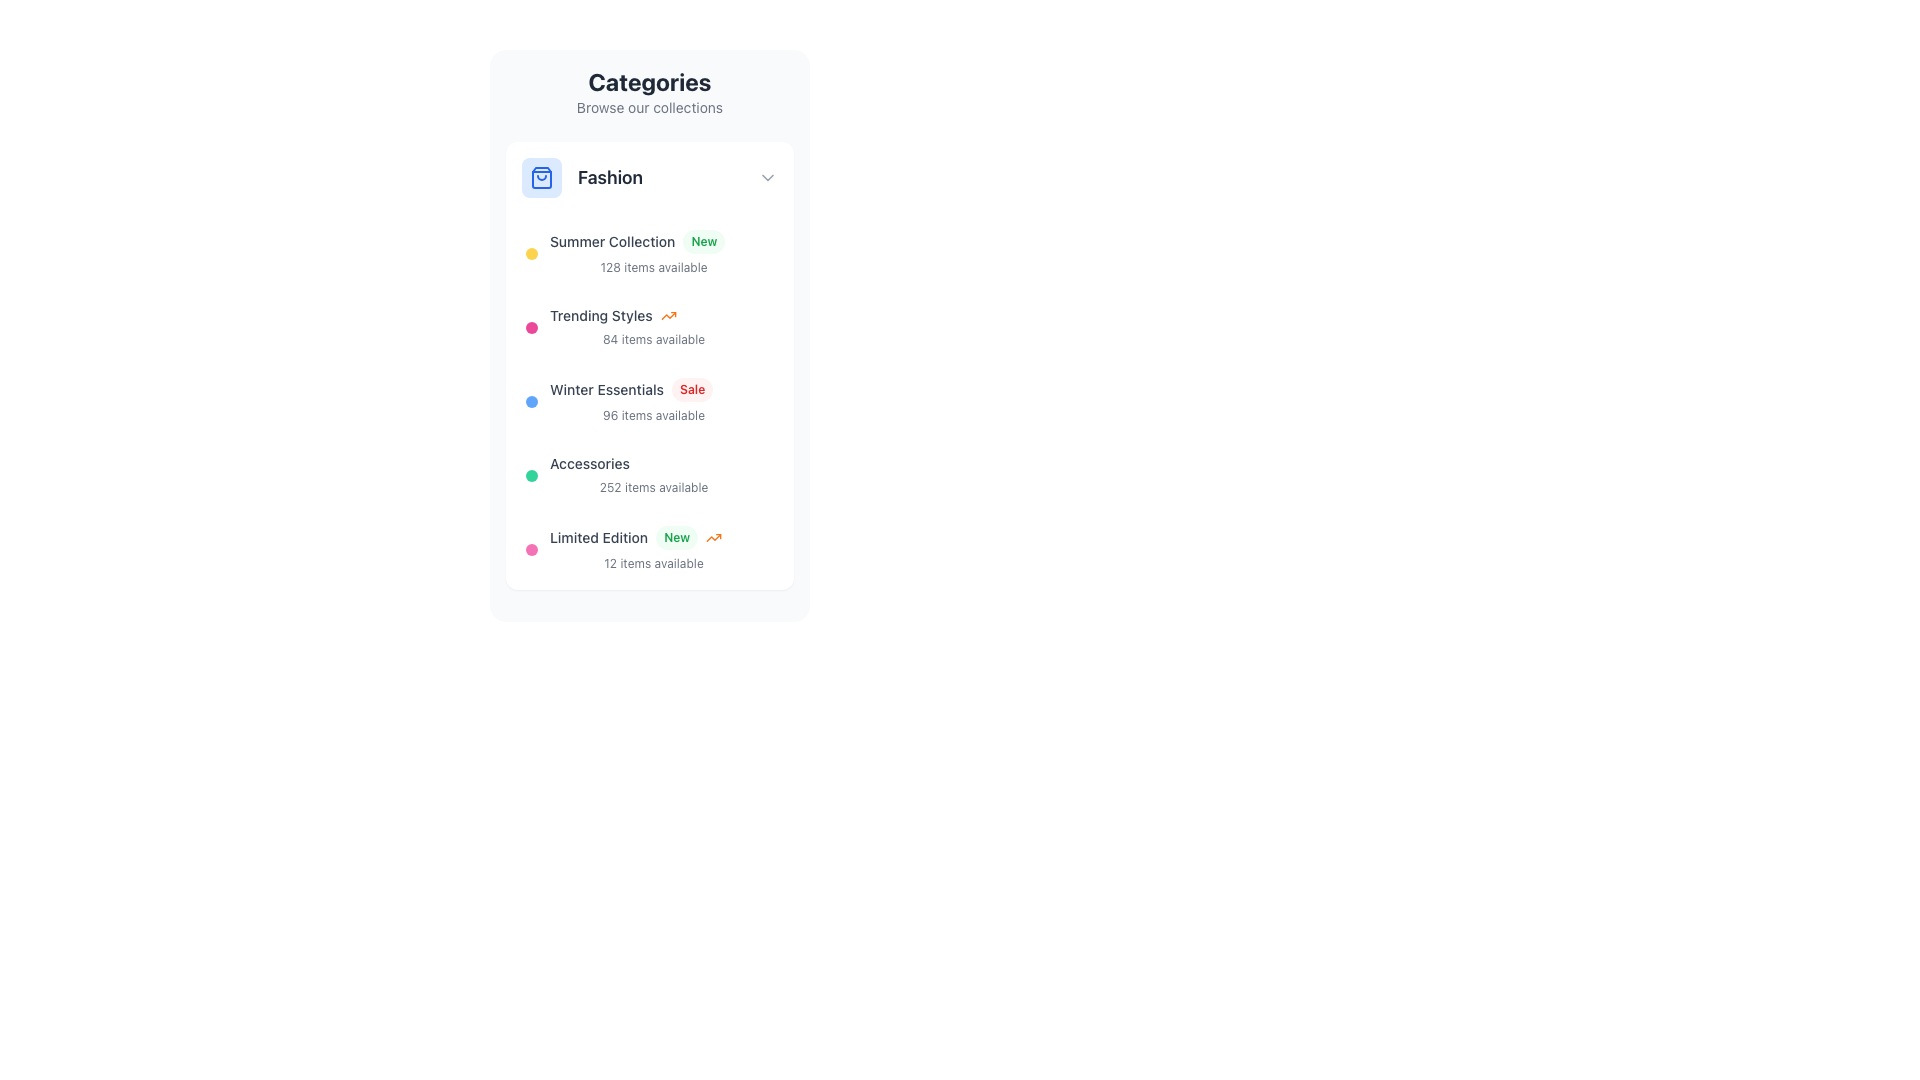 This screenshot has height=1080, width=1920. What do you see at coordinates (653, 487) in the screenshot?
I see `the Text label indicating the number of items available for the 'Accessories' category, which is located below the 'Accessories' label in the 'Categories' section of the interface` at bounding box center [653, 487].